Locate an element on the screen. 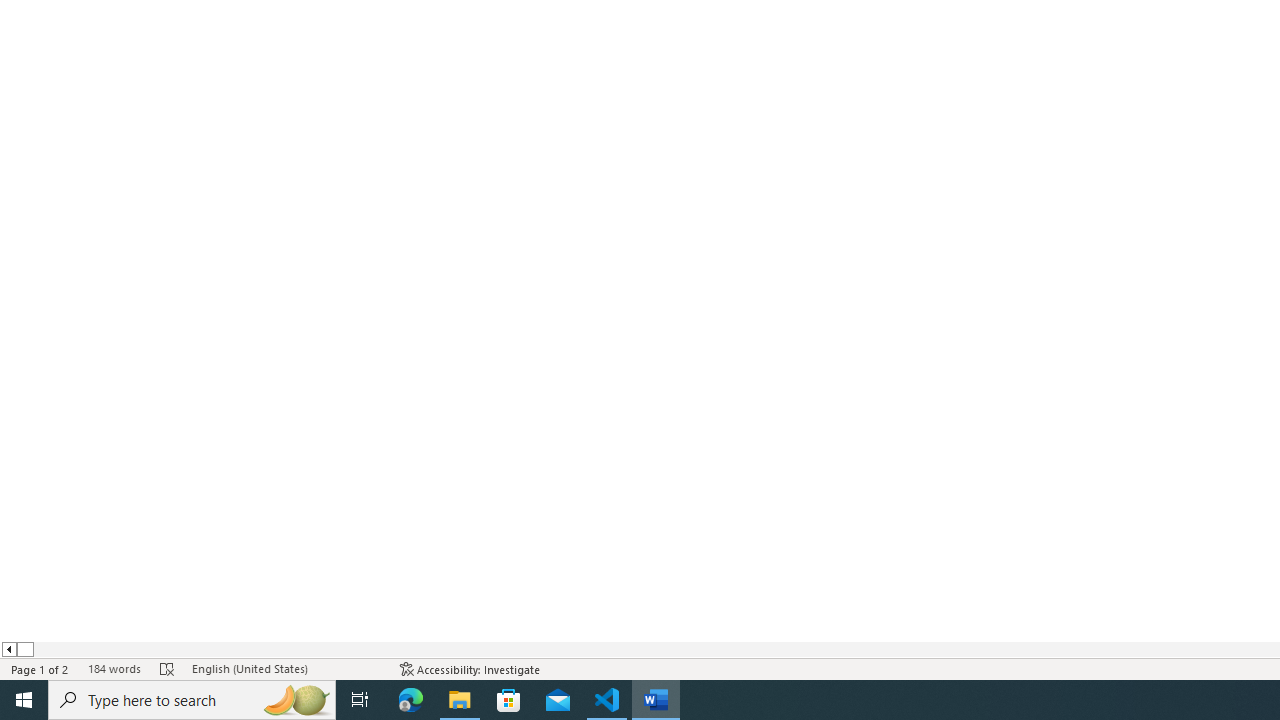  'Type here to search' is located at coordinates (192, 698).